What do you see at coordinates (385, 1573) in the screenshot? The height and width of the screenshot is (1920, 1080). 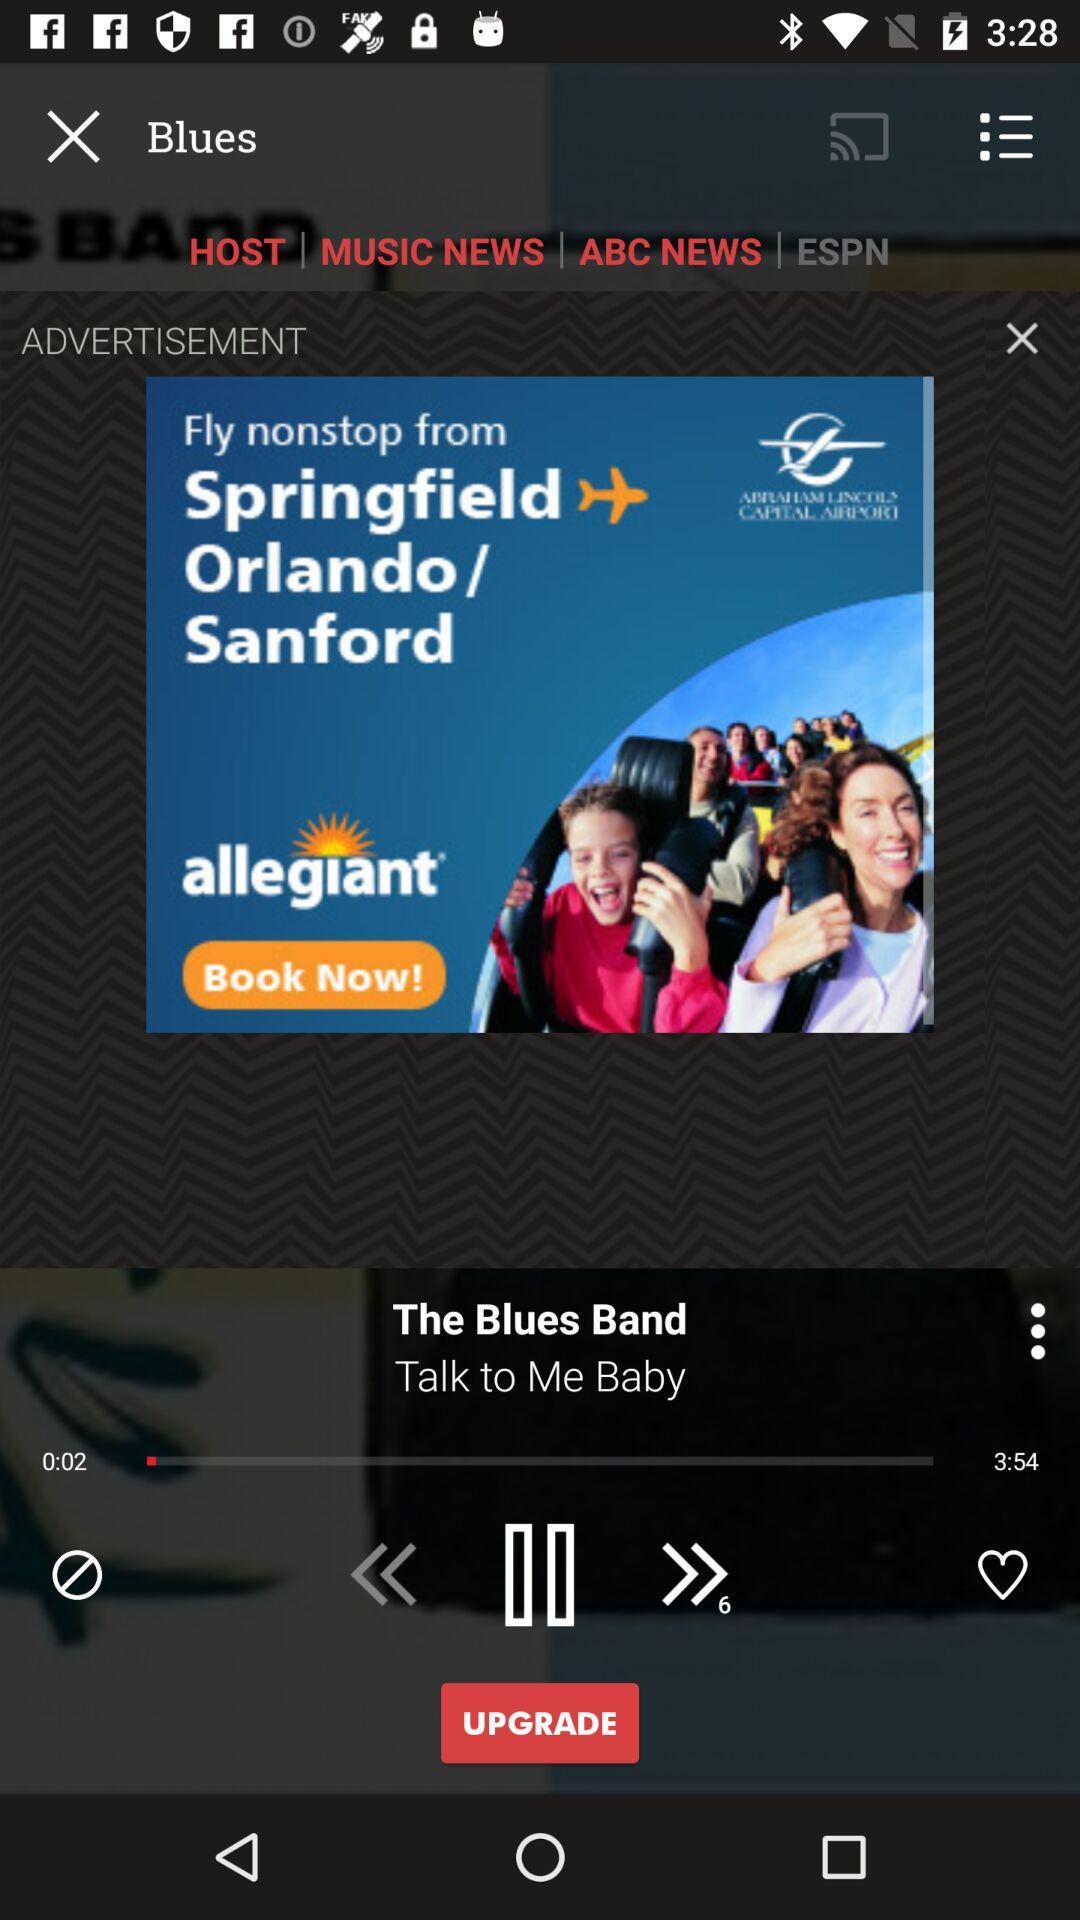 I see `the av_rewind icon` at bounding box center [385, 1573].